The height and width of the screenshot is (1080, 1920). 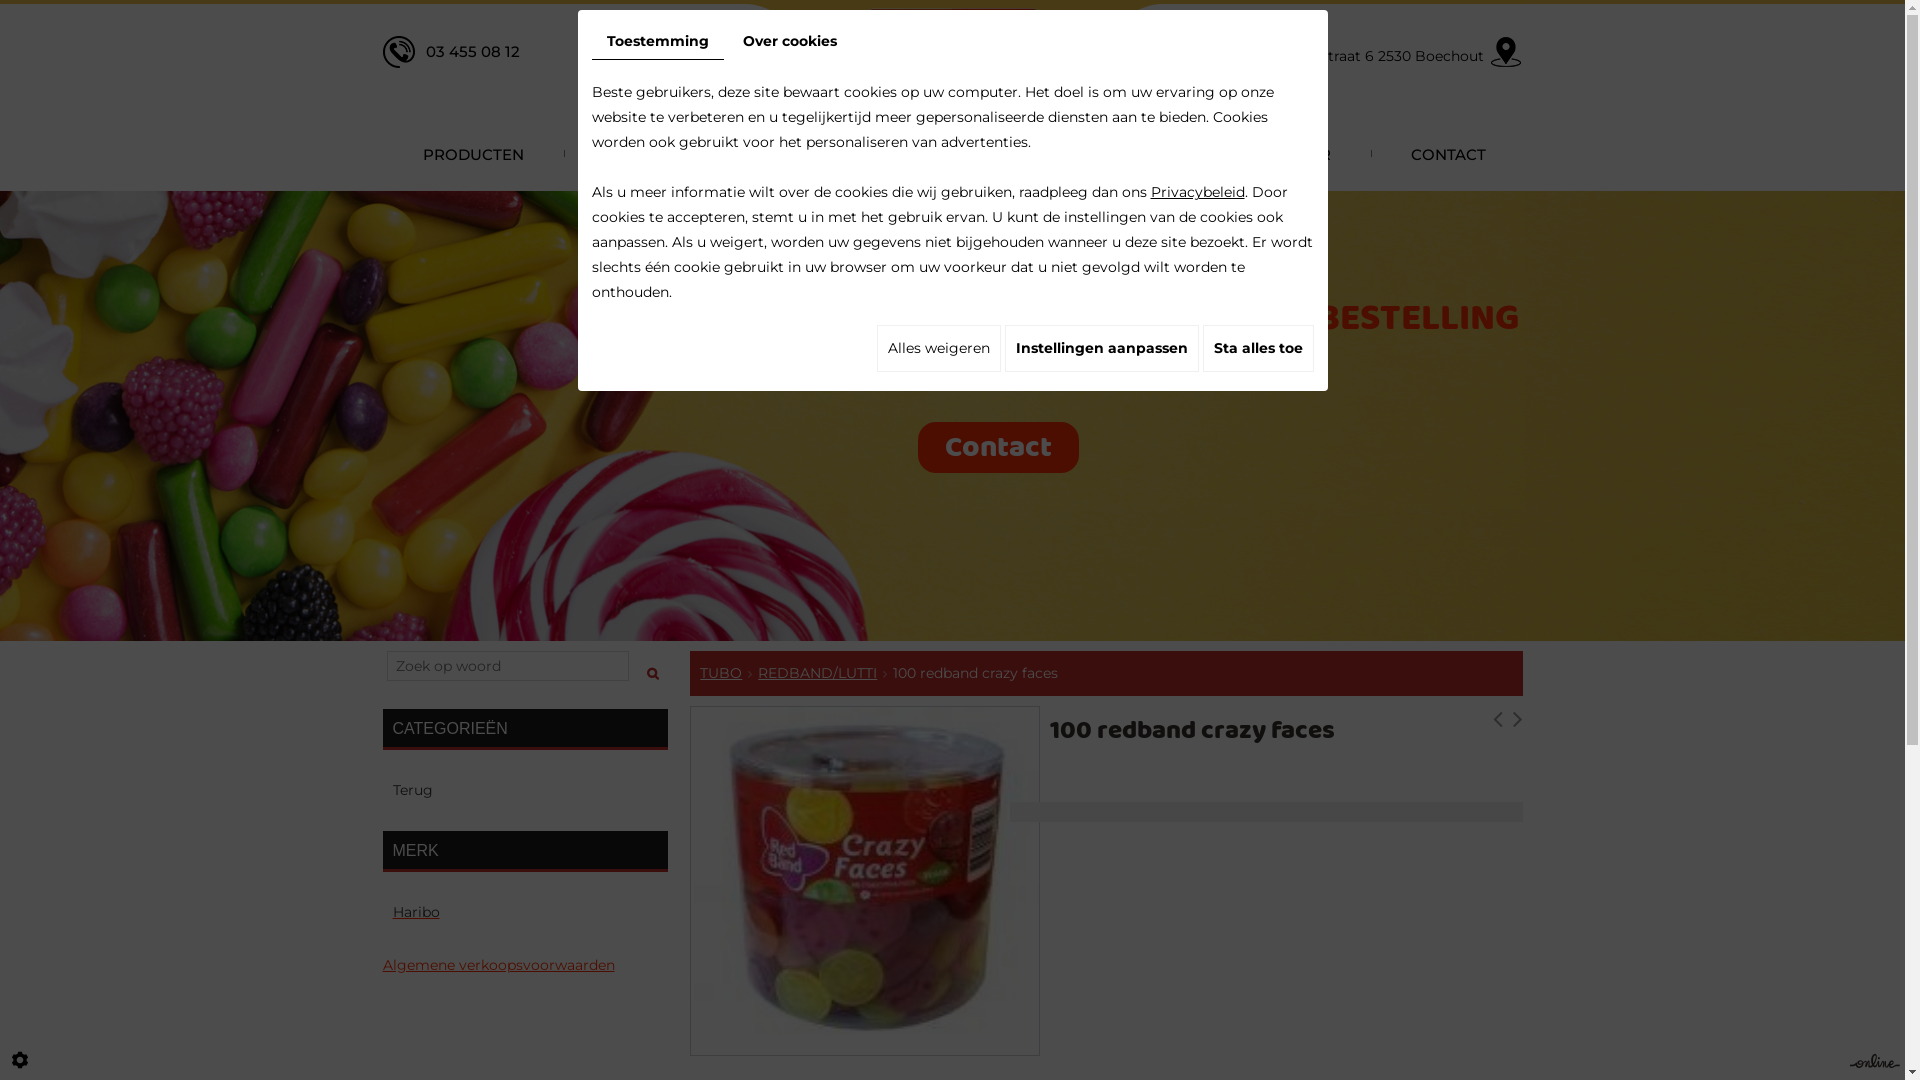 What do you see at coordinates (875, 347) in the screenshot?
I see `'Alles weigeren'` at bounding box center [875, 347].